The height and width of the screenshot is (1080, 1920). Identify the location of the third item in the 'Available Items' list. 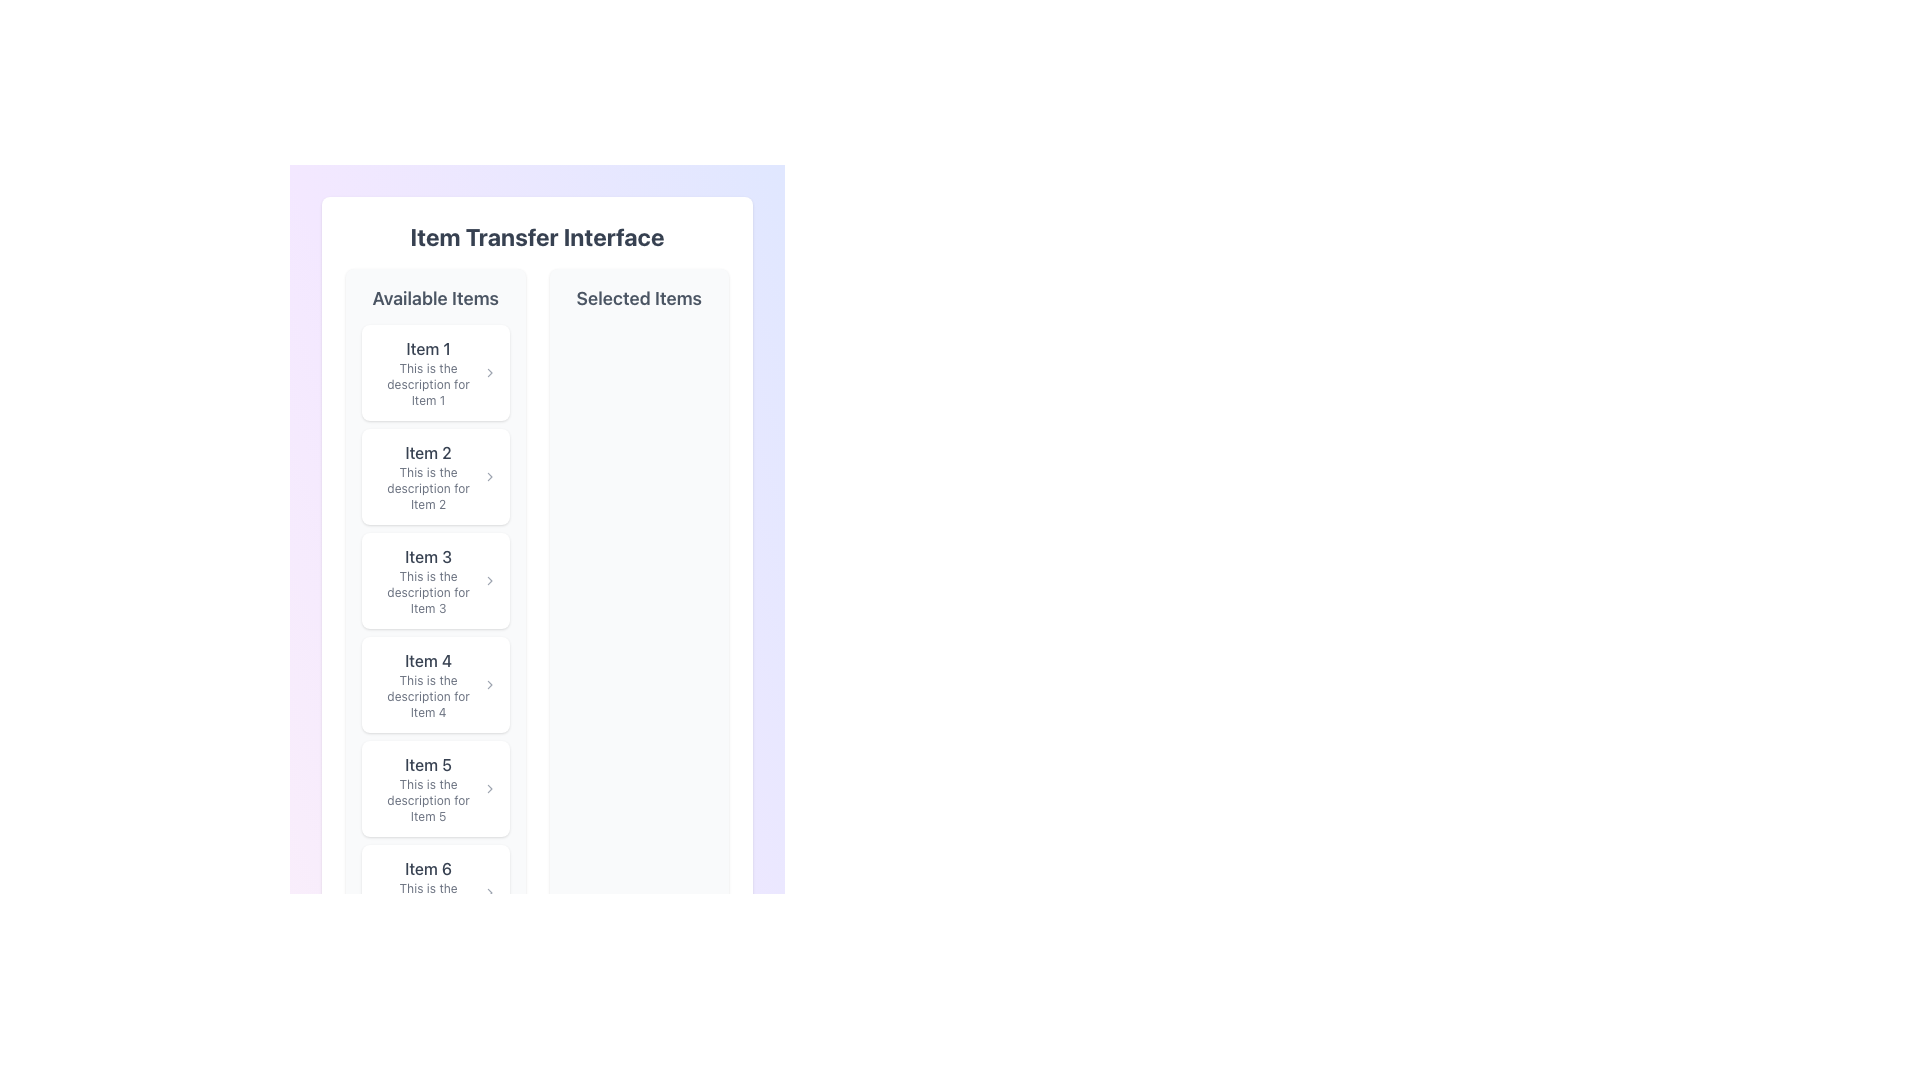
(434, 581).